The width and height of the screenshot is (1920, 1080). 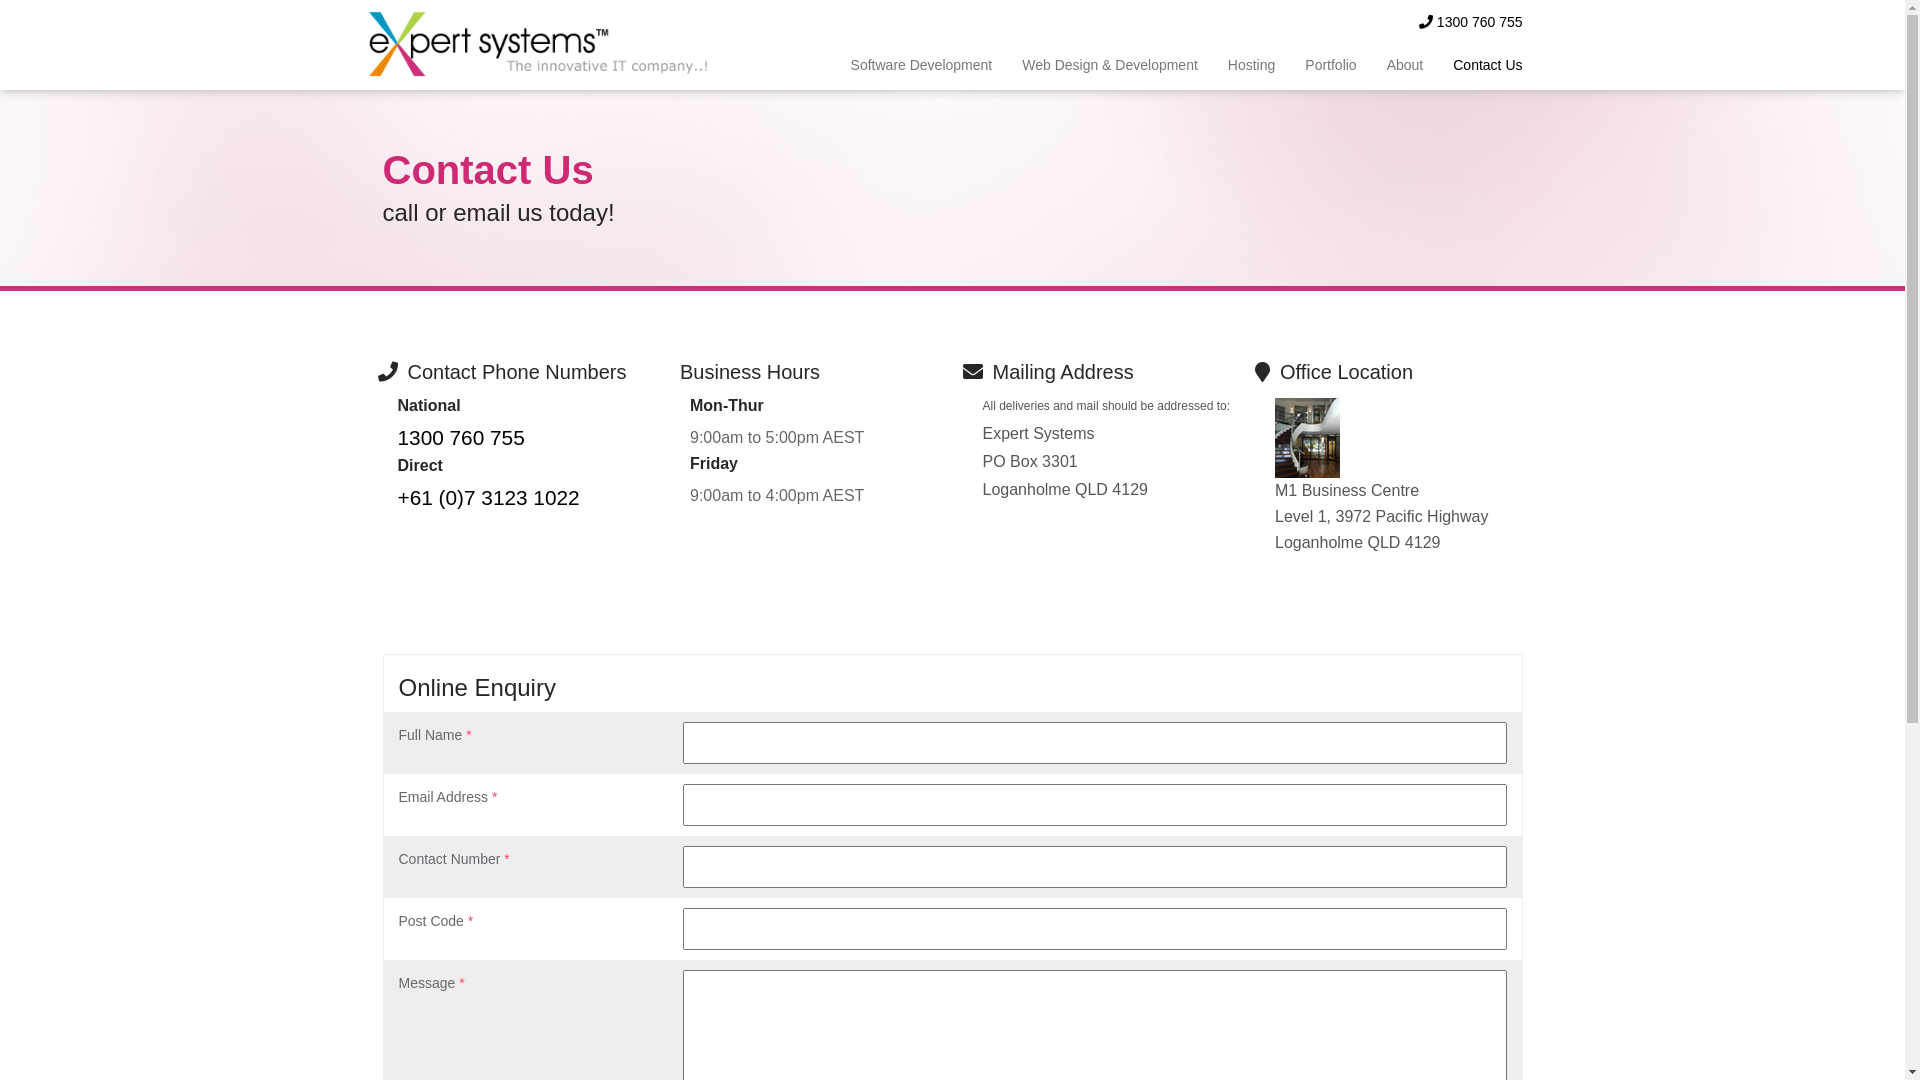 What do you see at coordinates (1108, 64) in the screenshot?
I see `'Web Design & Development'` at bounding box center [1108, 64].